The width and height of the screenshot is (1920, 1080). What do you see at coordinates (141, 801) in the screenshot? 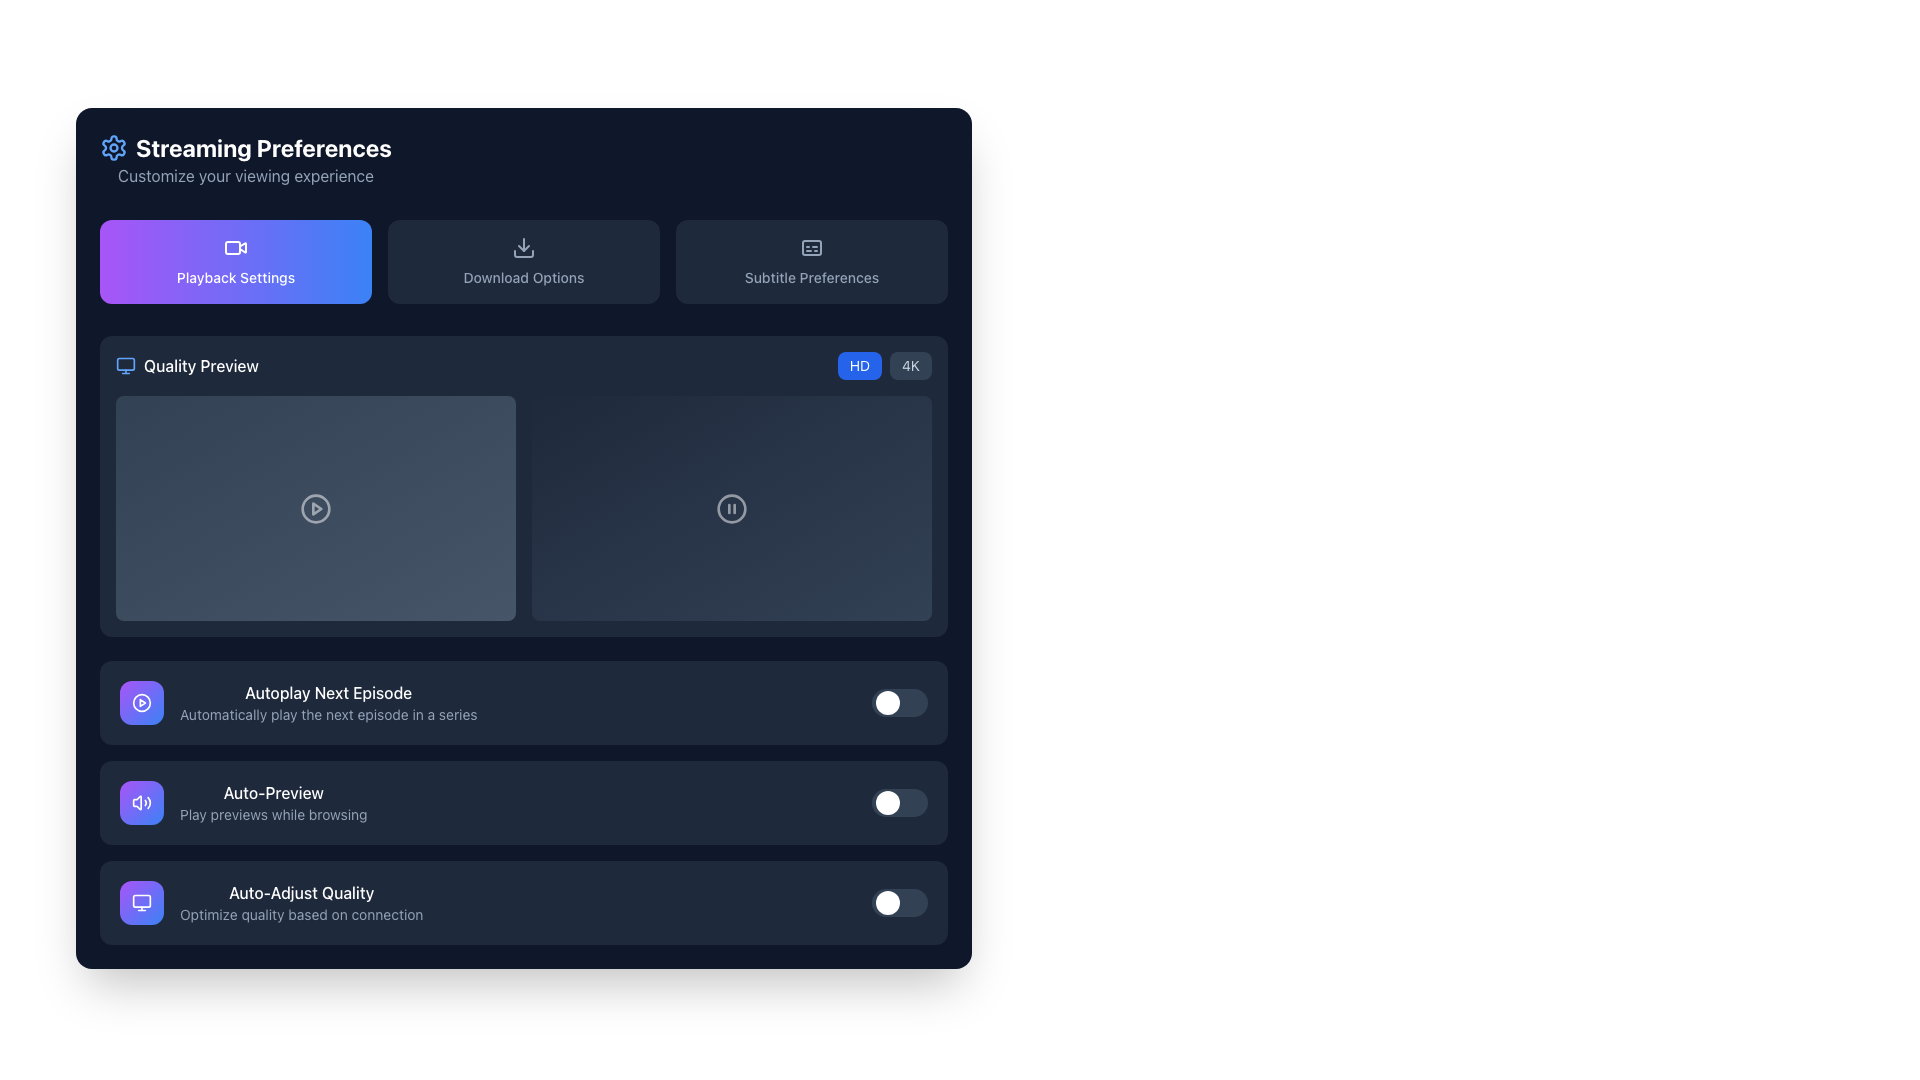
I see `the rounded rectangular Icon button with a gradient color scheme from purple to blue, featuring a white speaker icon, located in the 'Auto-Preview' row to the left of the text labels 'Auto-Preview' and 'Play previews while browsing'` at bounding box center [141, 801].